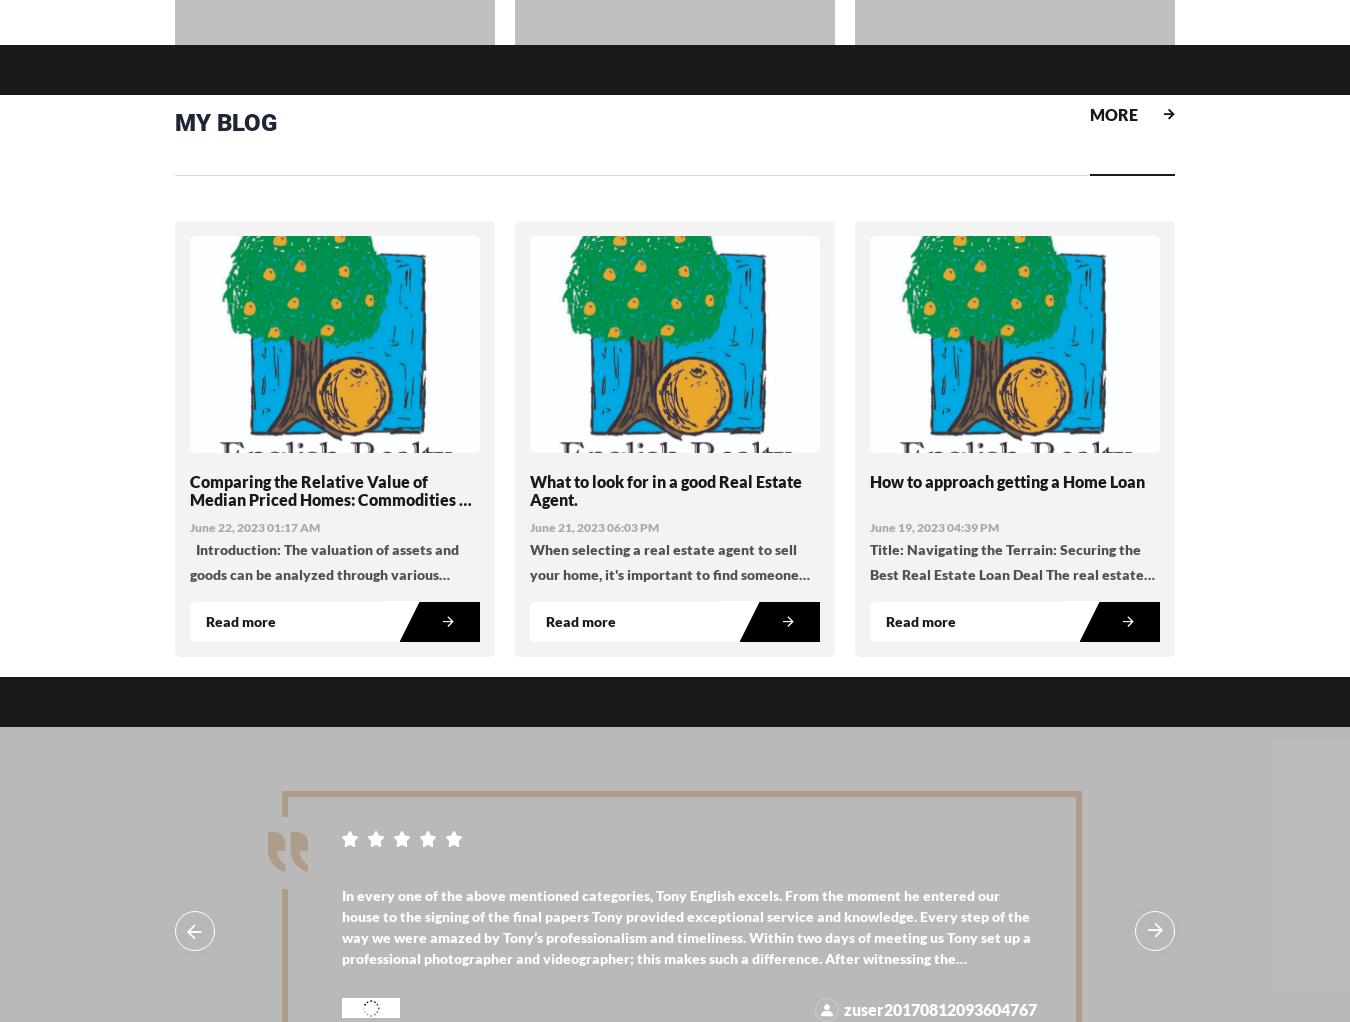 This screenshot has width=1350, height=1022. What do you see at coordinates (333, 499) in the screenshot?
I see `'Comparing the Relative Value of Median Priced Homes: Commodities vs. US Dollars'` at bounding box center [333, 499].